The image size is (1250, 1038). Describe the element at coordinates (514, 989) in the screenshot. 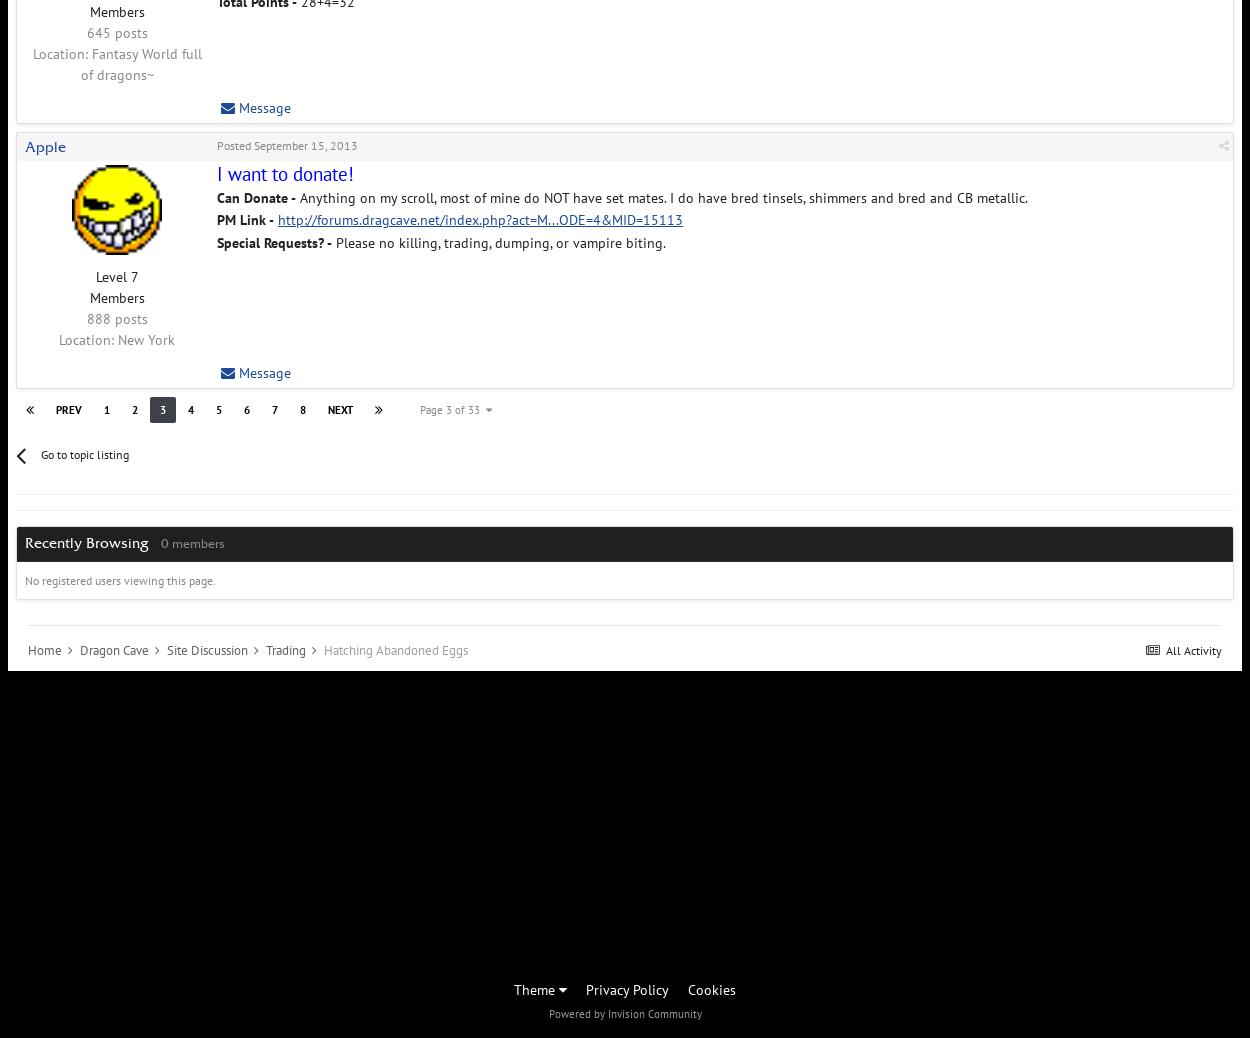

I see `'Theme'` at that location.